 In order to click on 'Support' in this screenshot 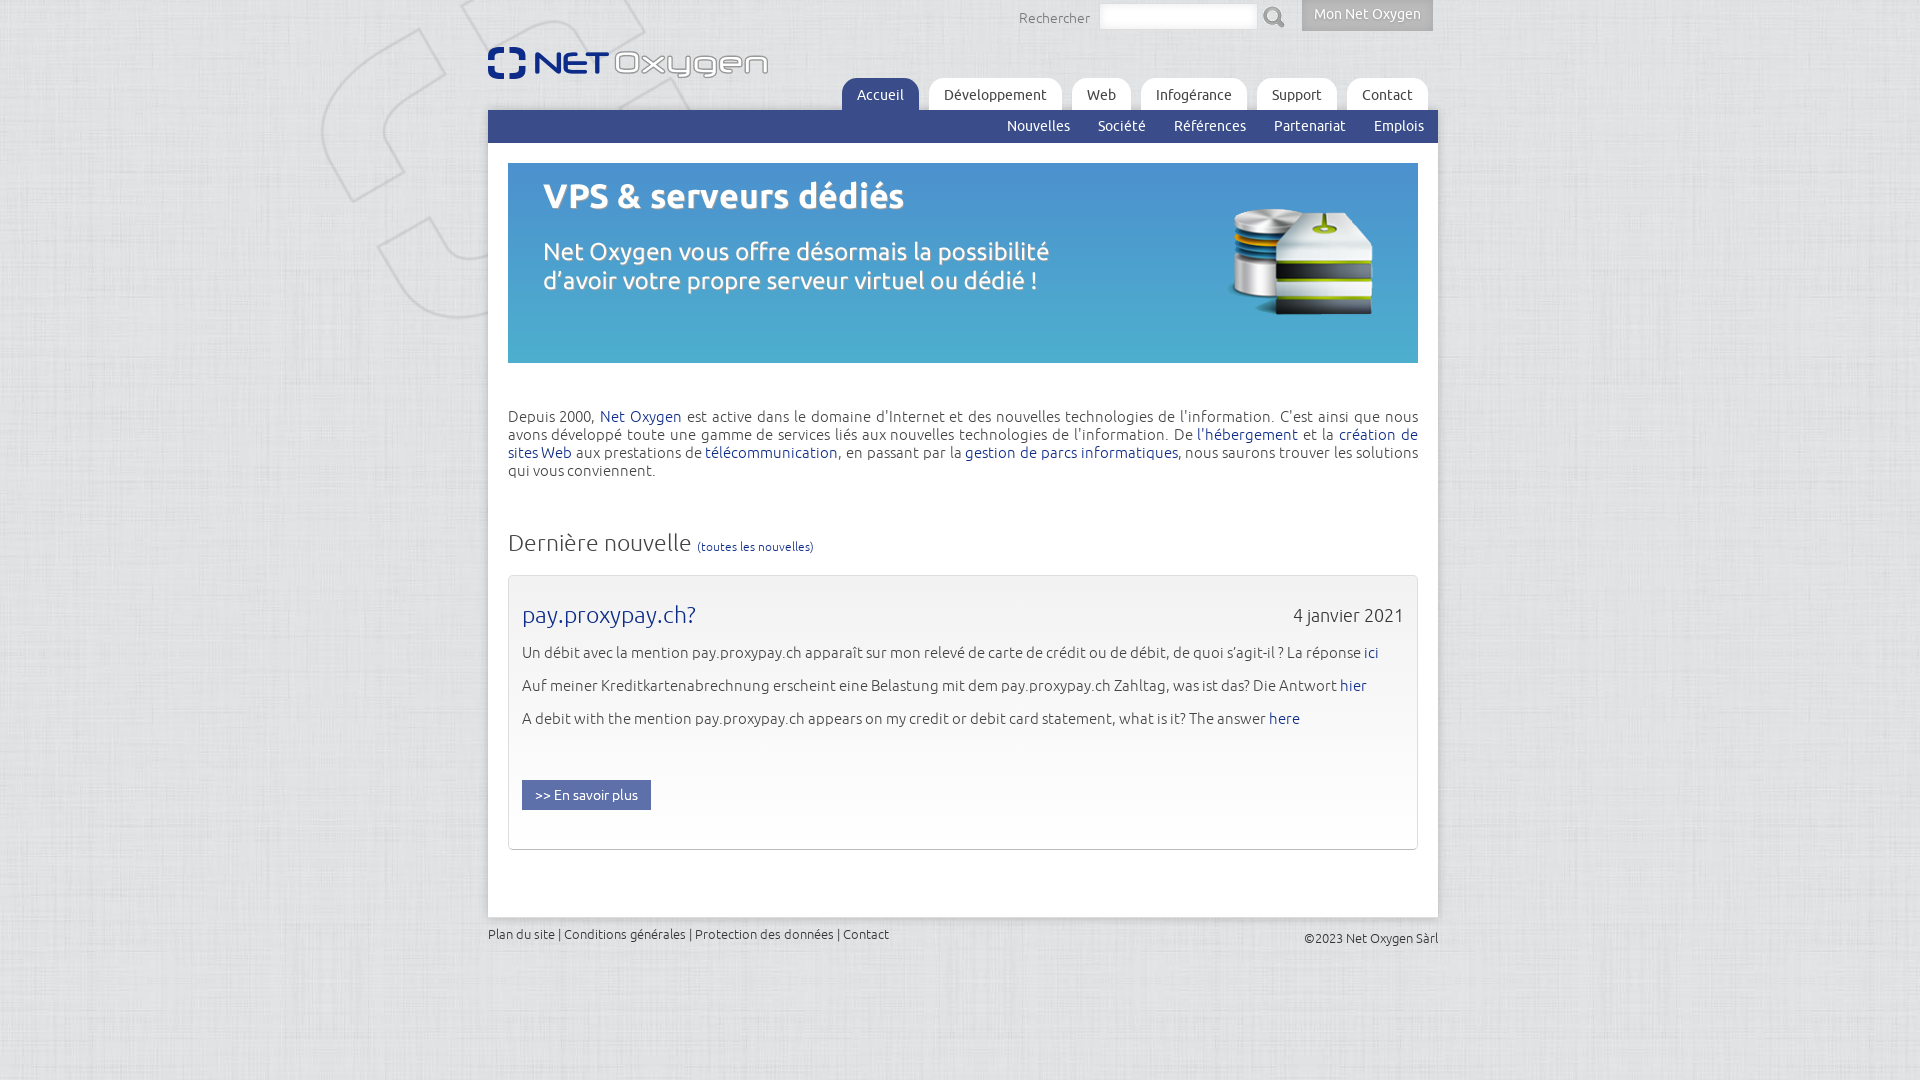, I will do `click(1255, 93)`.